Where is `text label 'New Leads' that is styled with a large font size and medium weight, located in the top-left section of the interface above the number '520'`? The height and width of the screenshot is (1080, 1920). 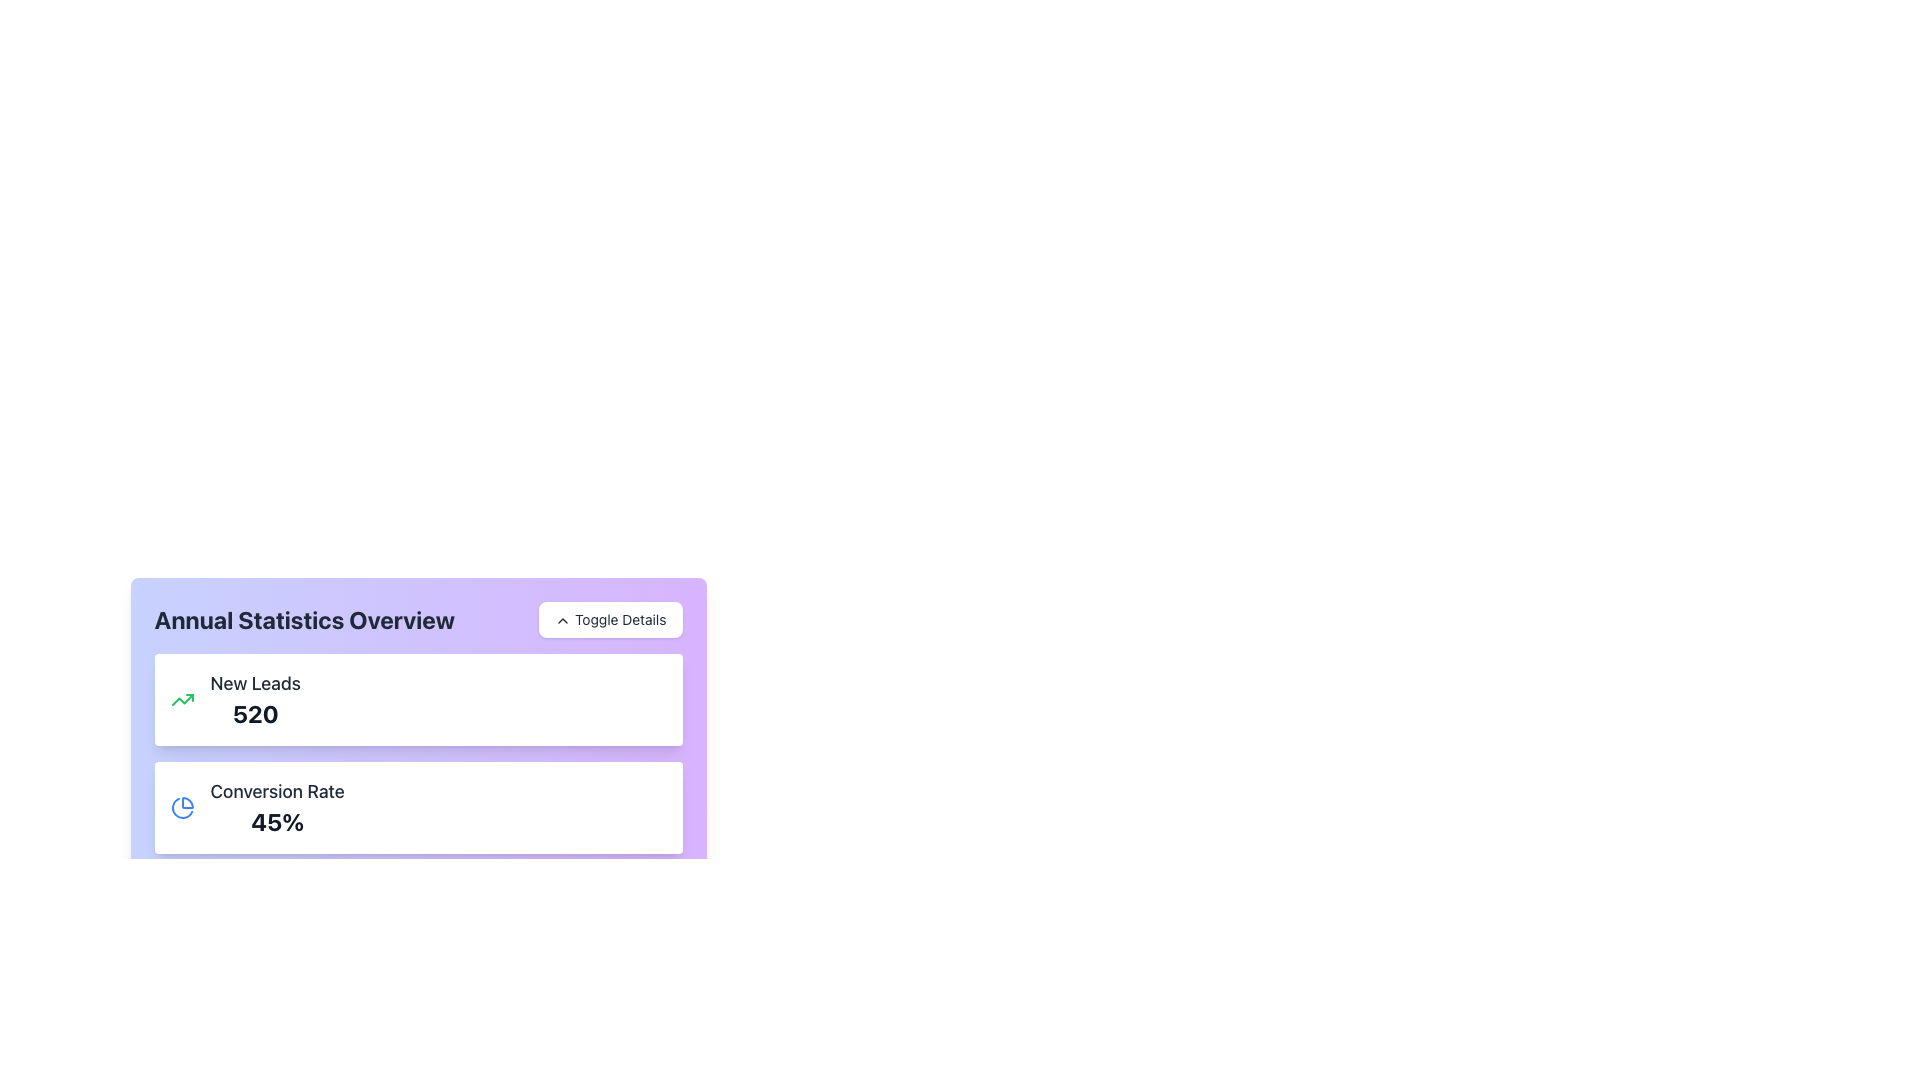 text label 'New Leads' that is styled with a large font size and medium weight, located in the top-left section of the interface above the number '520' is located at coordinates (254, 682).